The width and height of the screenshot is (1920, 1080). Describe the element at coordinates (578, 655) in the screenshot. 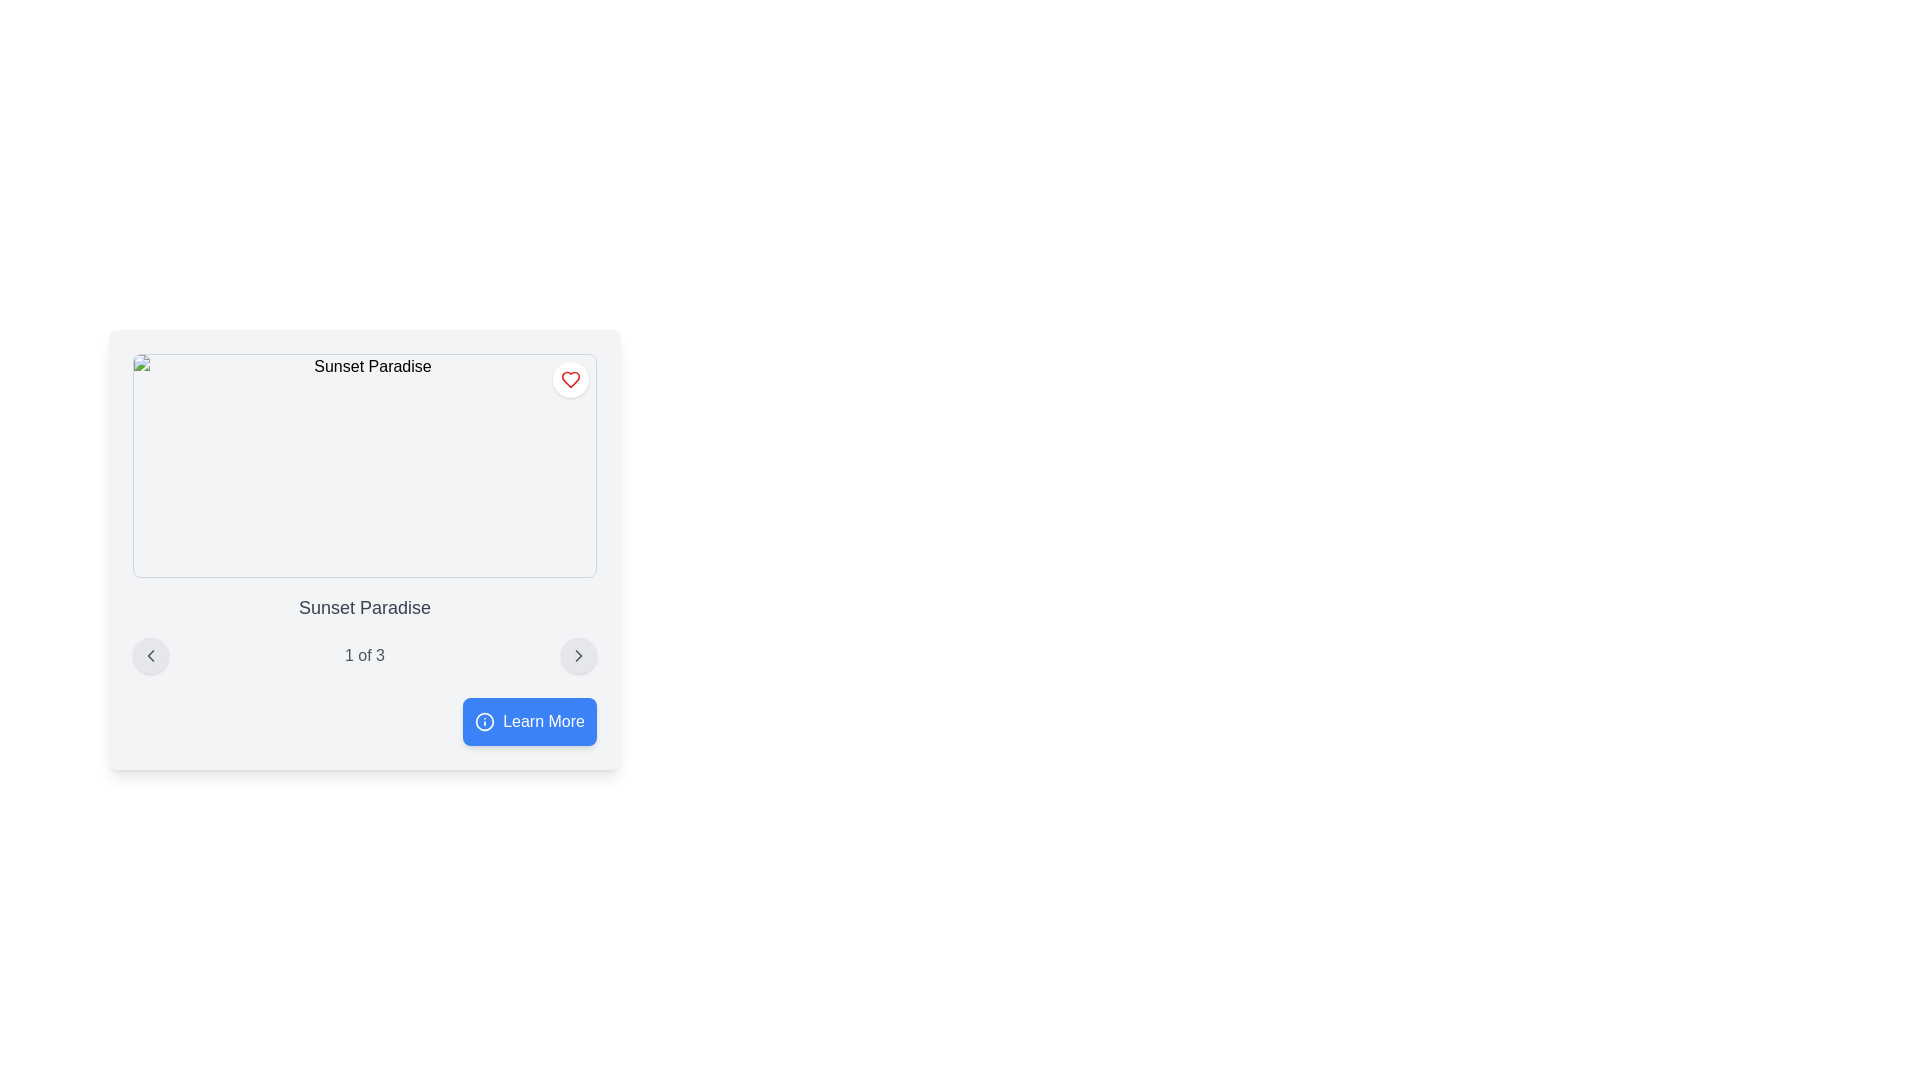

I see `the navigation button located on the far right that allows users` at that location.